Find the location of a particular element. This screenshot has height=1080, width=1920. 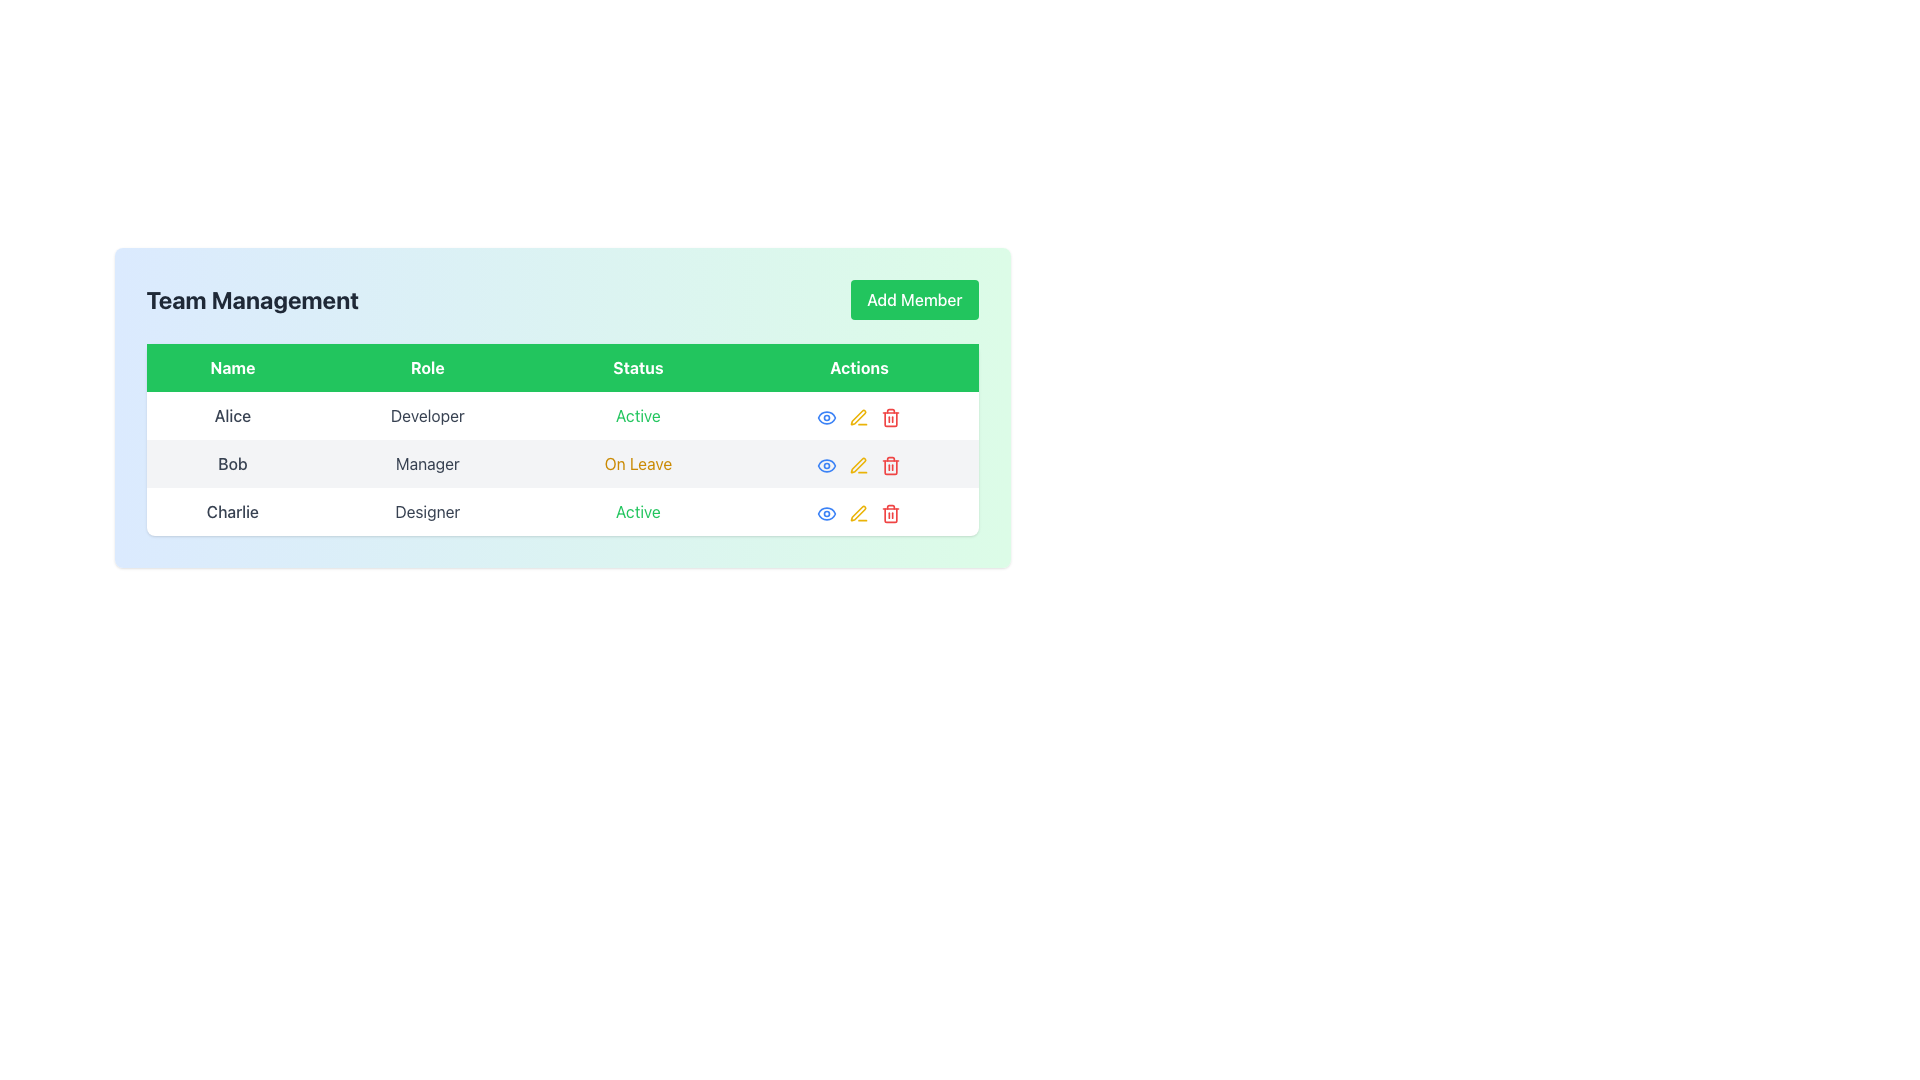

to select the text 'Bob' displayed in the 'Name' column of the 'Team Management' table located in the second row is located at coordinates (232, 463).